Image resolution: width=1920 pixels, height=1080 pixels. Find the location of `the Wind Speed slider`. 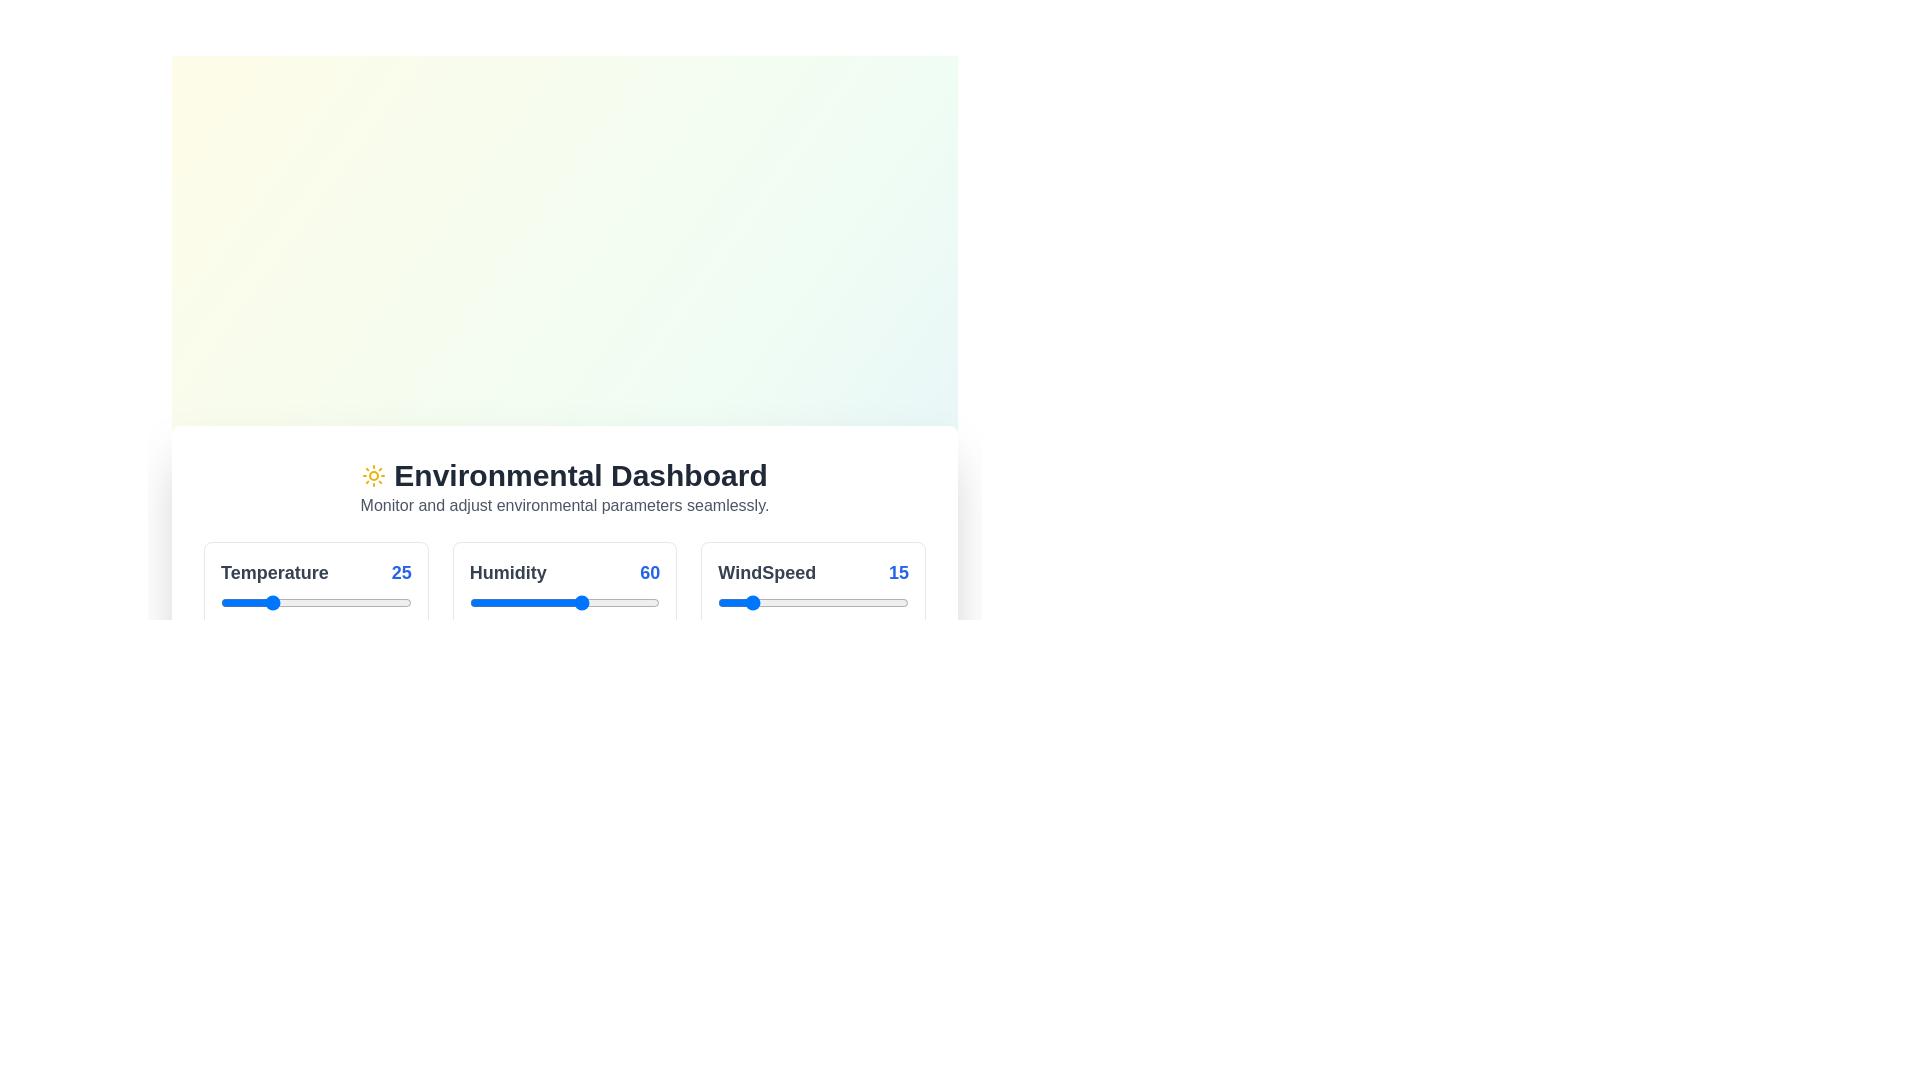

the Wind Speed slider is located at coordinates (859, 601).